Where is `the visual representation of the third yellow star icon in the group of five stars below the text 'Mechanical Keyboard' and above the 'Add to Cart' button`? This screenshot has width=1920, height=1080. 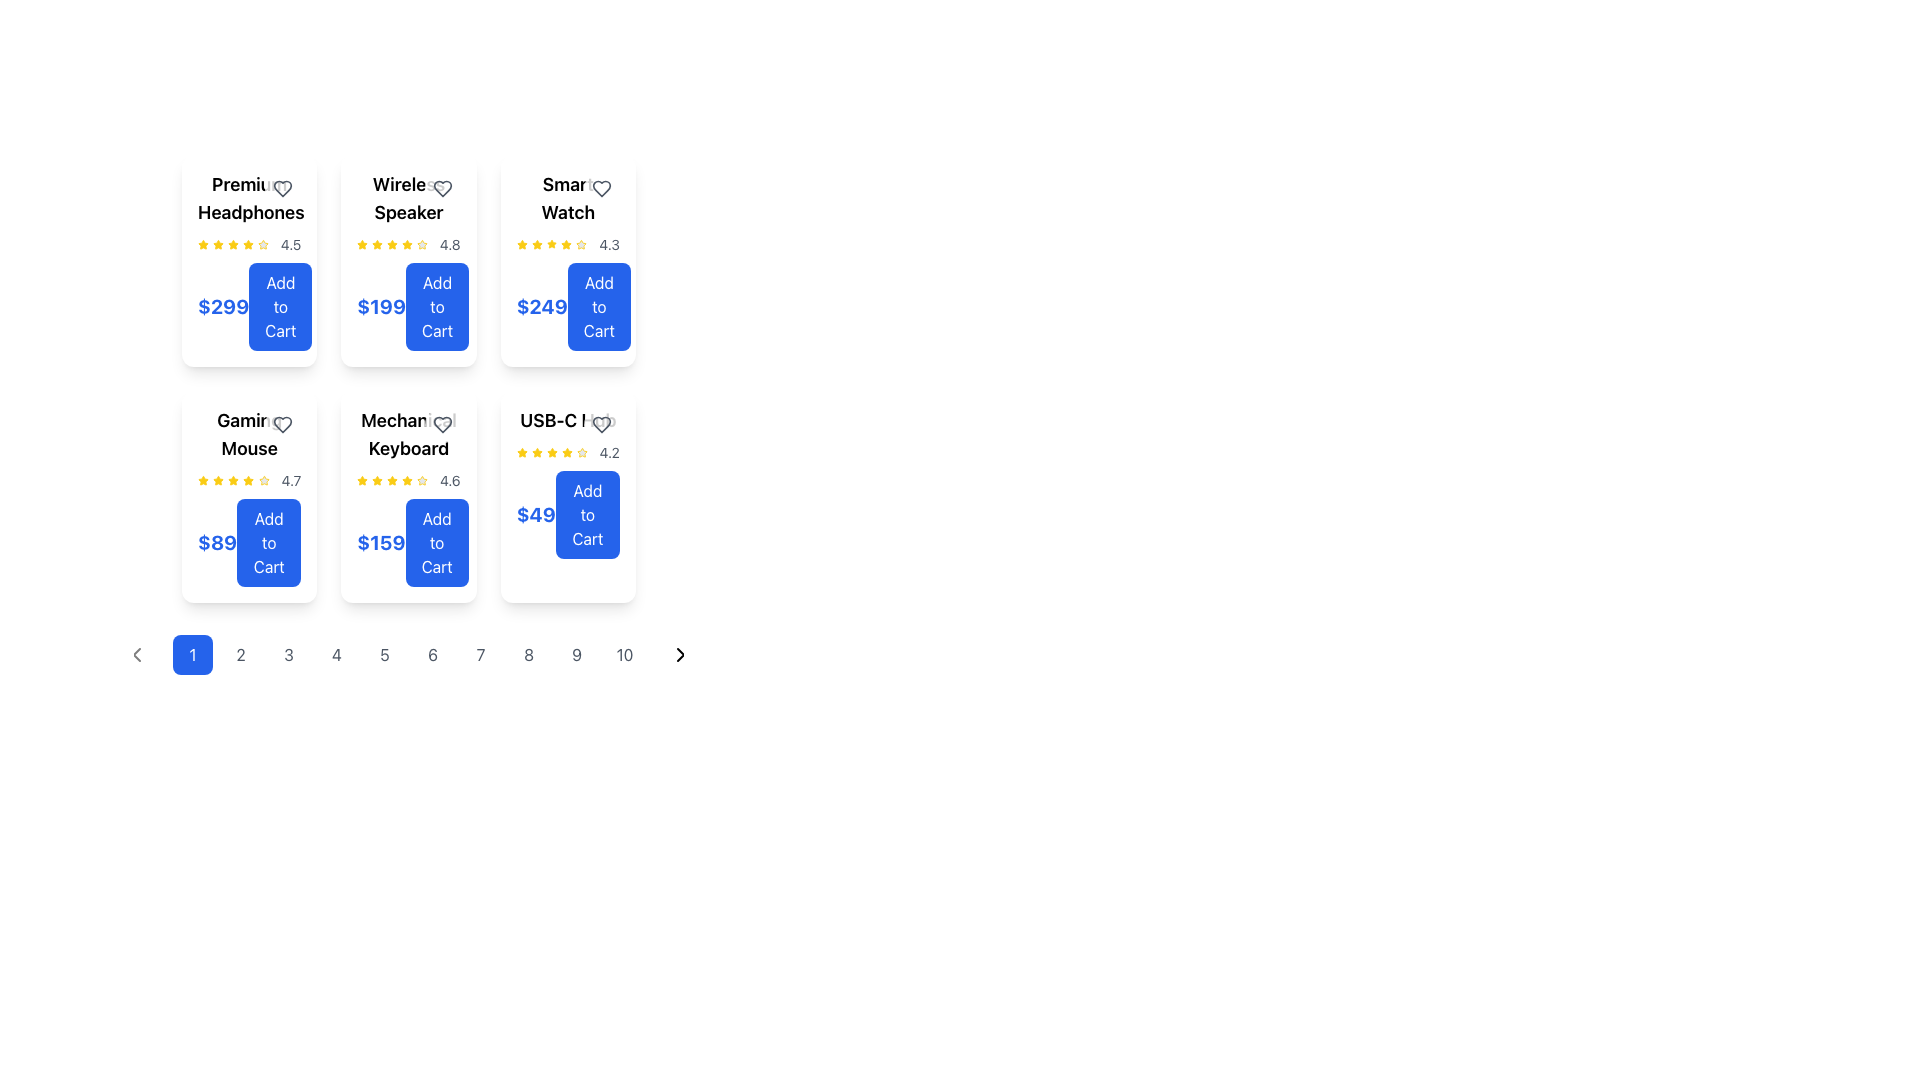 the visual representation of the third yellow star icon in the group of five stars below the text 'Mechanical Keyboard' and above the 'Add to Cart' button is located at coordinates (377, 481).